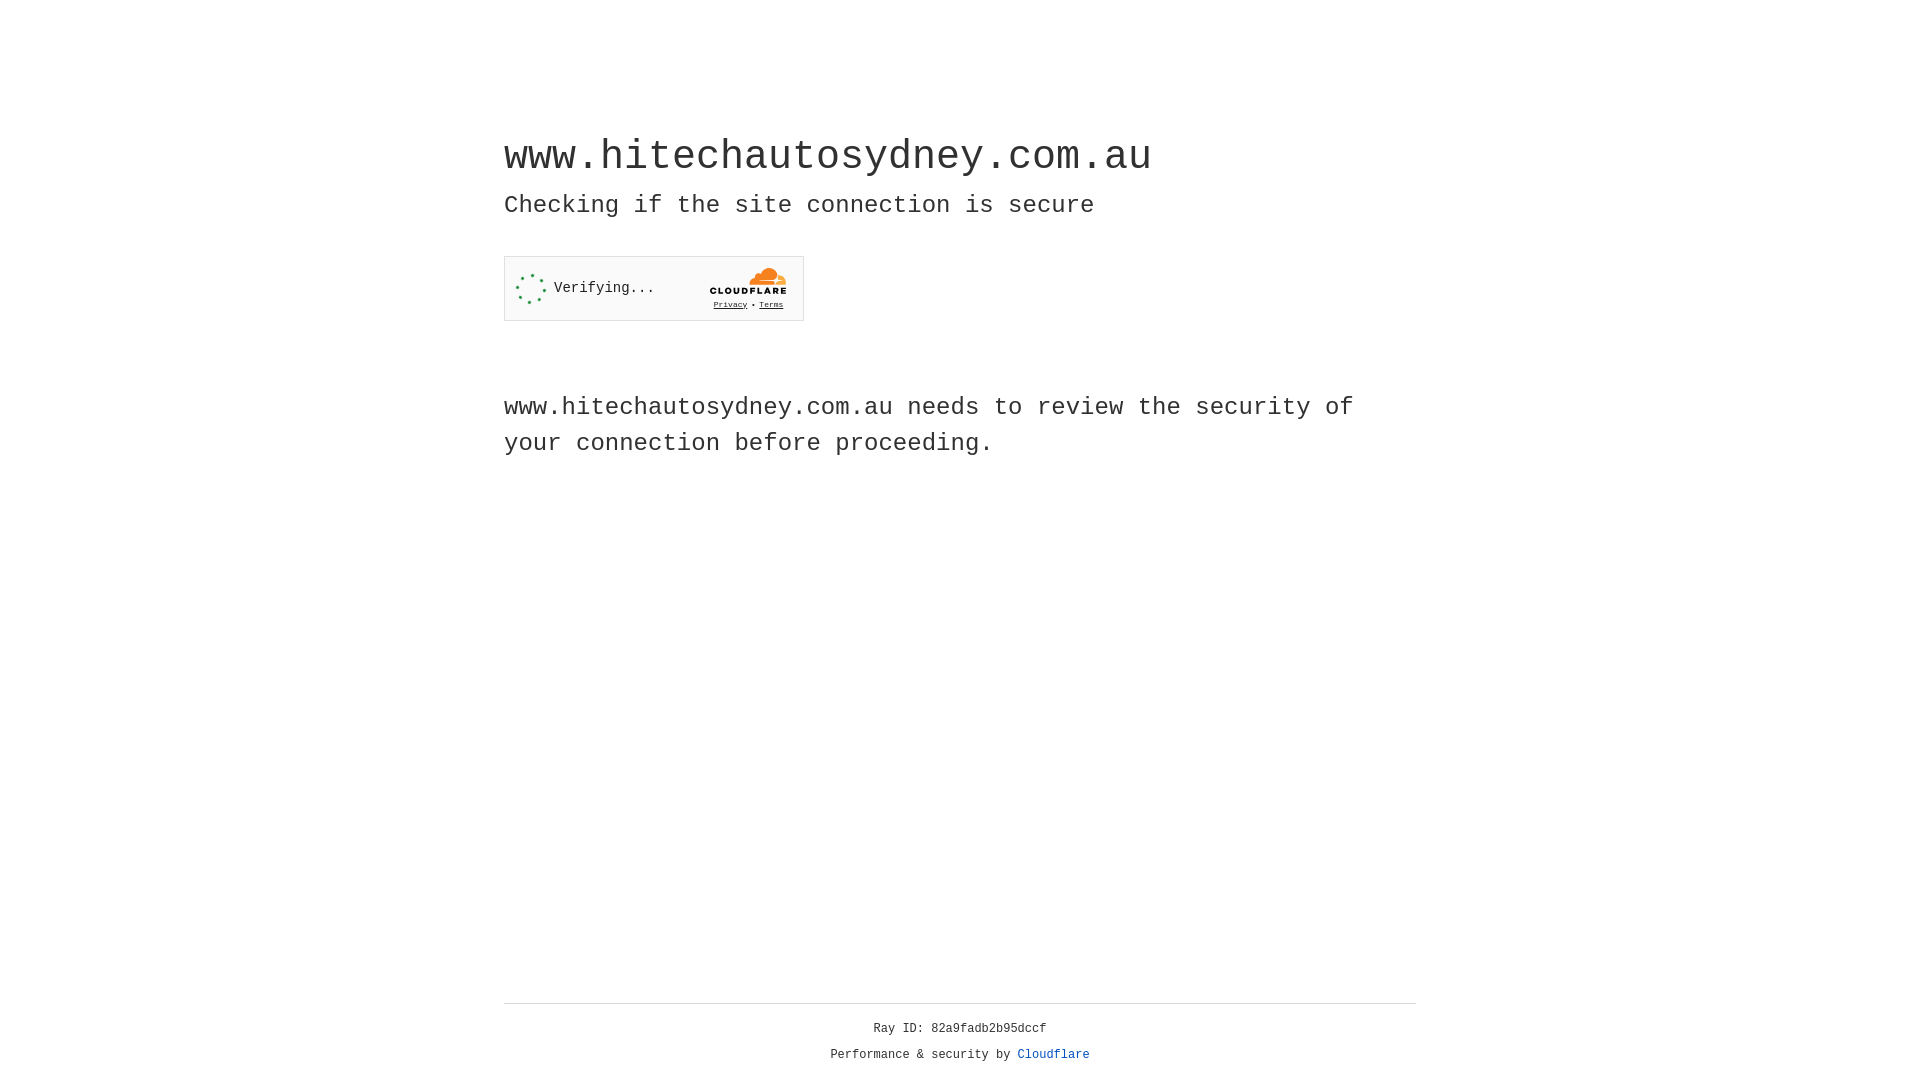  I want to click on 'Widget containing a Cloudflare security challenge', so click(653, 288).